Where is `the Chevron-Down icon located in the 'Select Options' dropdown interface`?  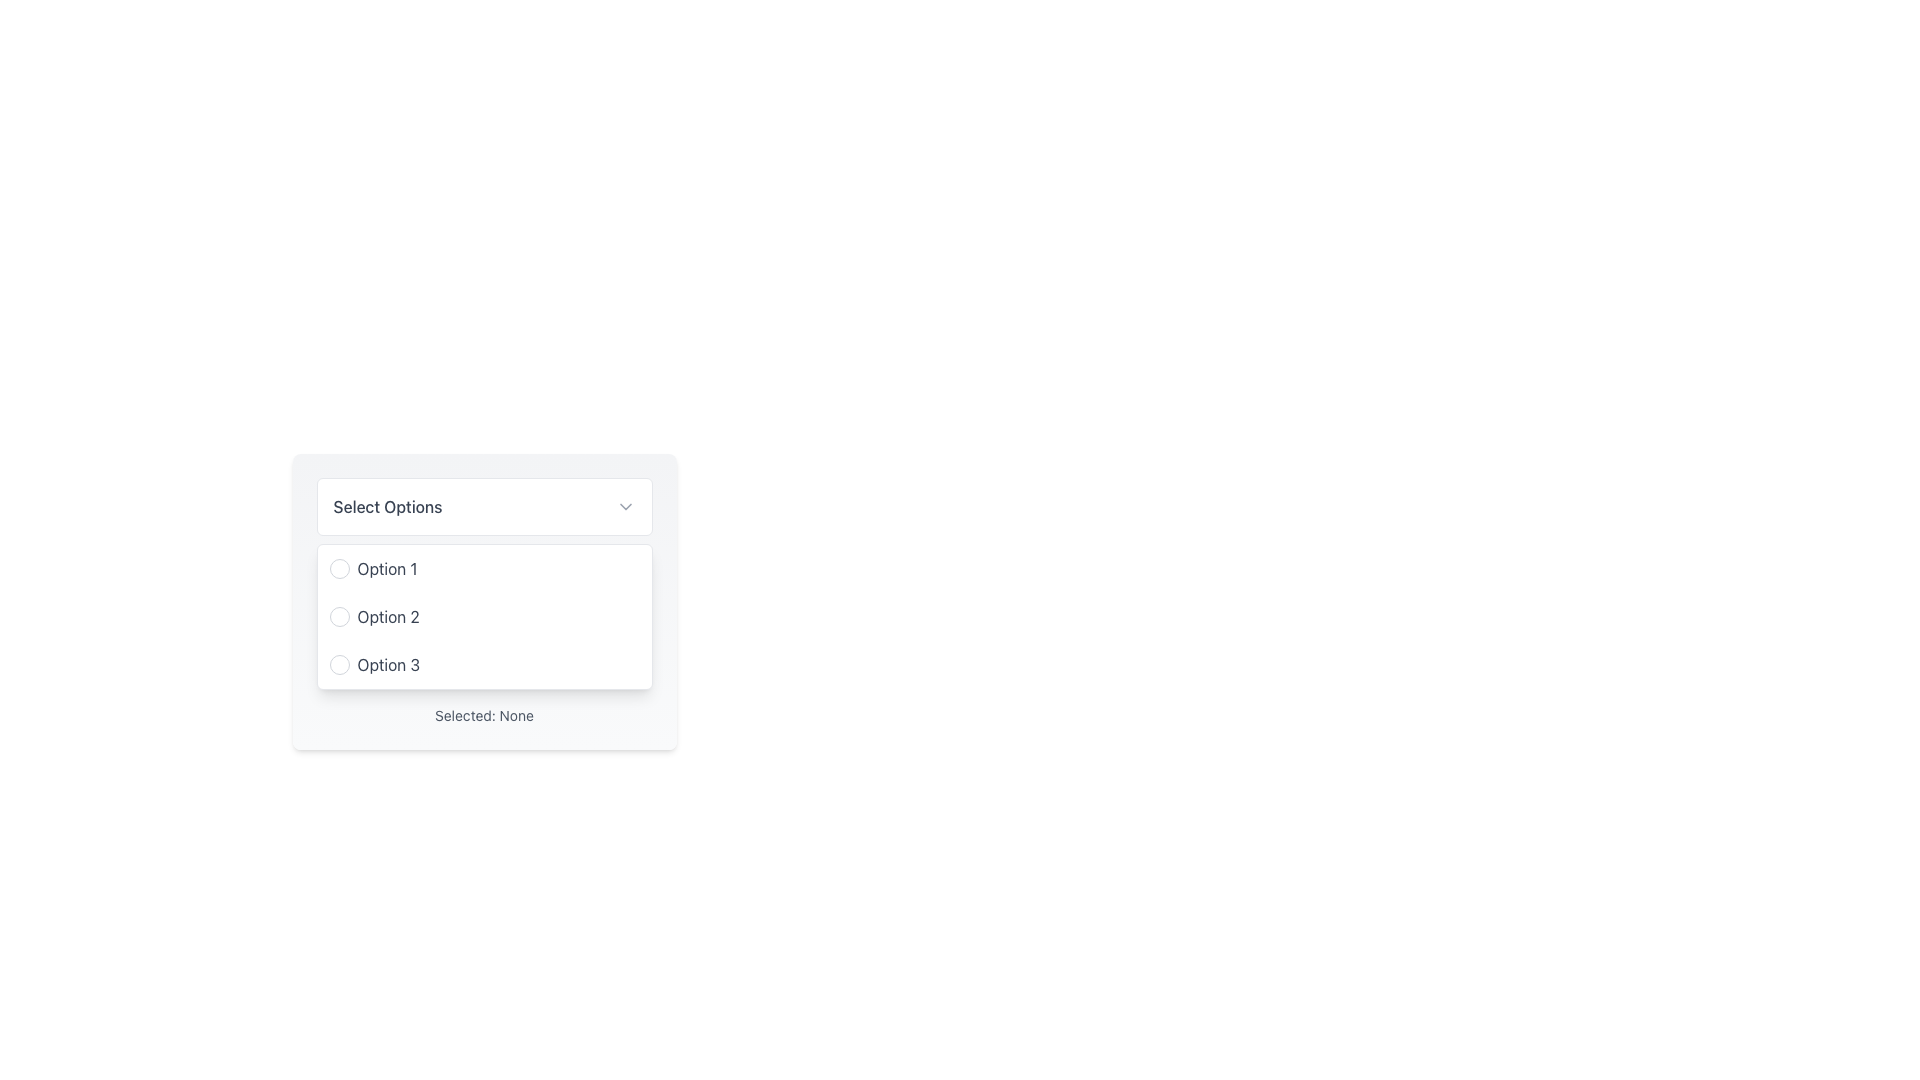 the Chevron-Down icon located in the 'Select Options' dropdown interface is located at coordinates (624, 505).